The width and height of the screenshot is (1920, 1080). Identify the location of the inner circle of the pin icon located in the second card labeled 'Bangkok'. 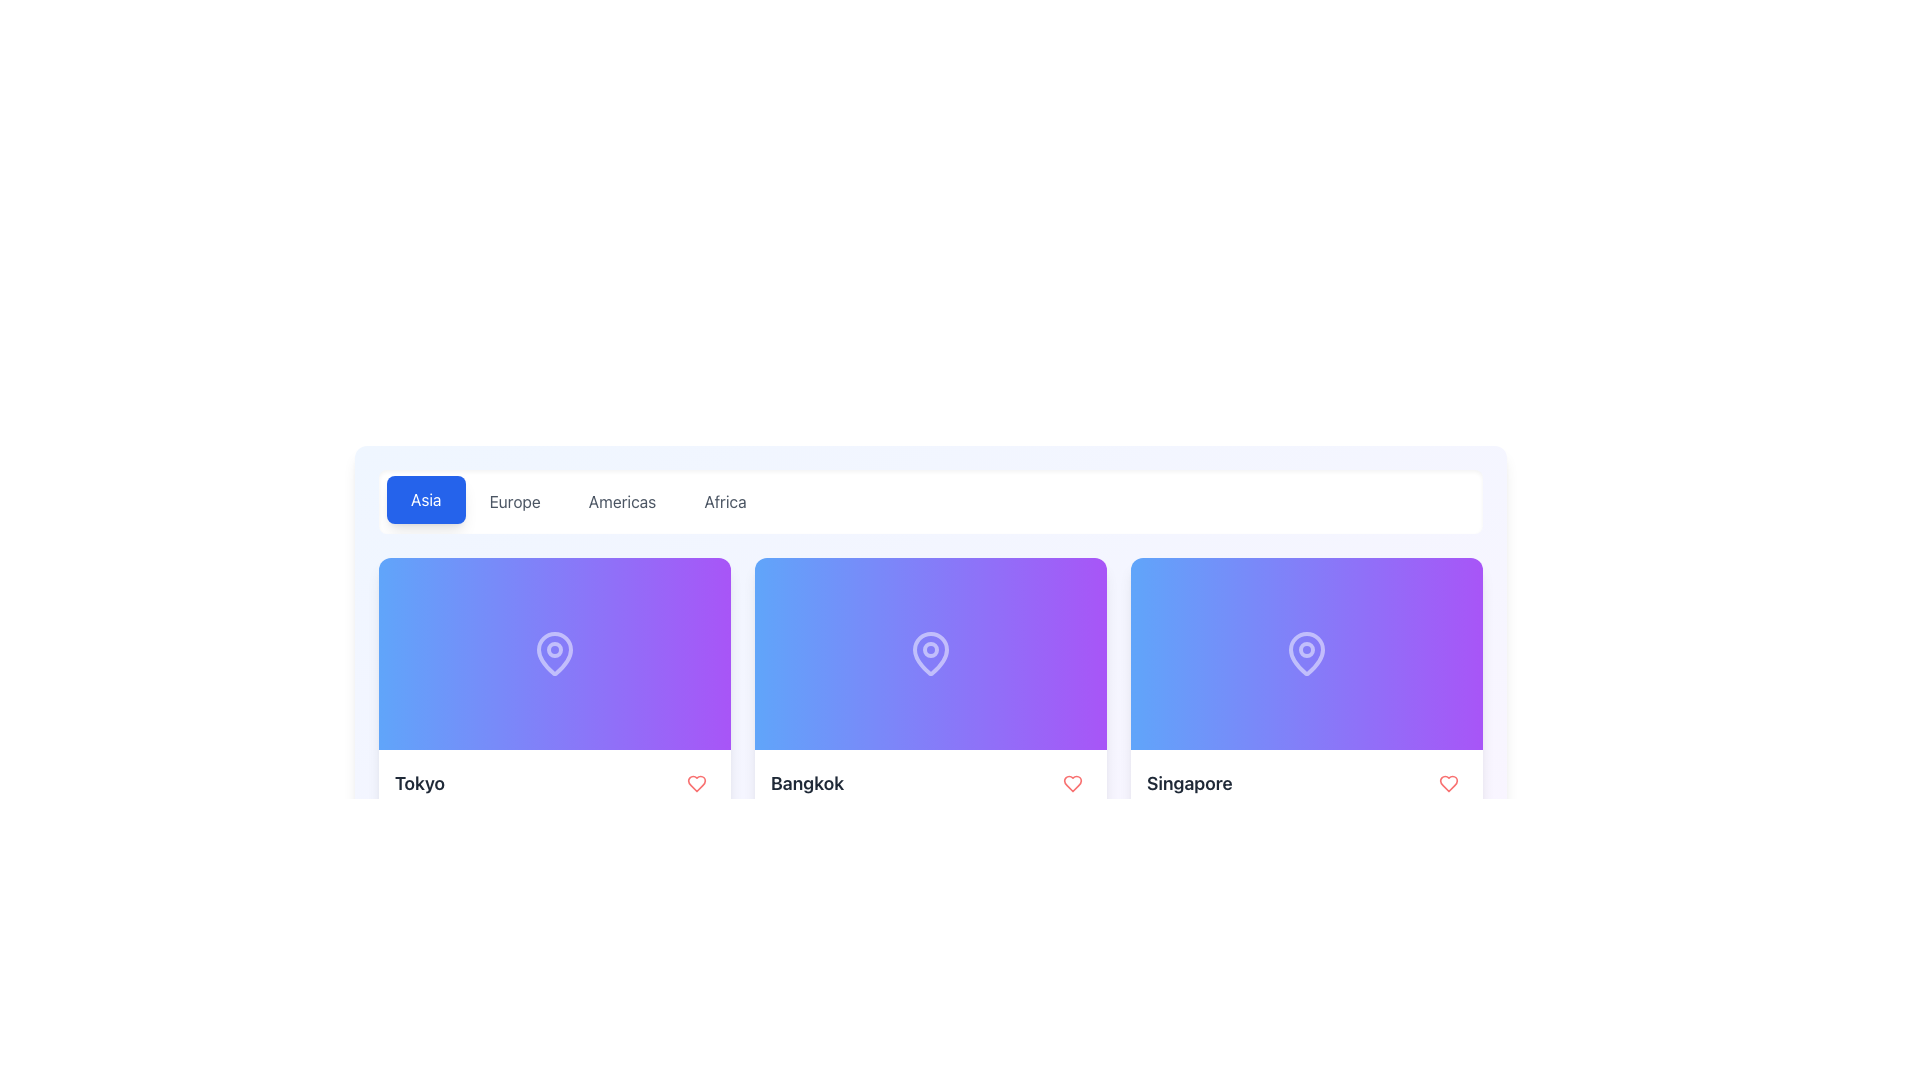
(930, 650).